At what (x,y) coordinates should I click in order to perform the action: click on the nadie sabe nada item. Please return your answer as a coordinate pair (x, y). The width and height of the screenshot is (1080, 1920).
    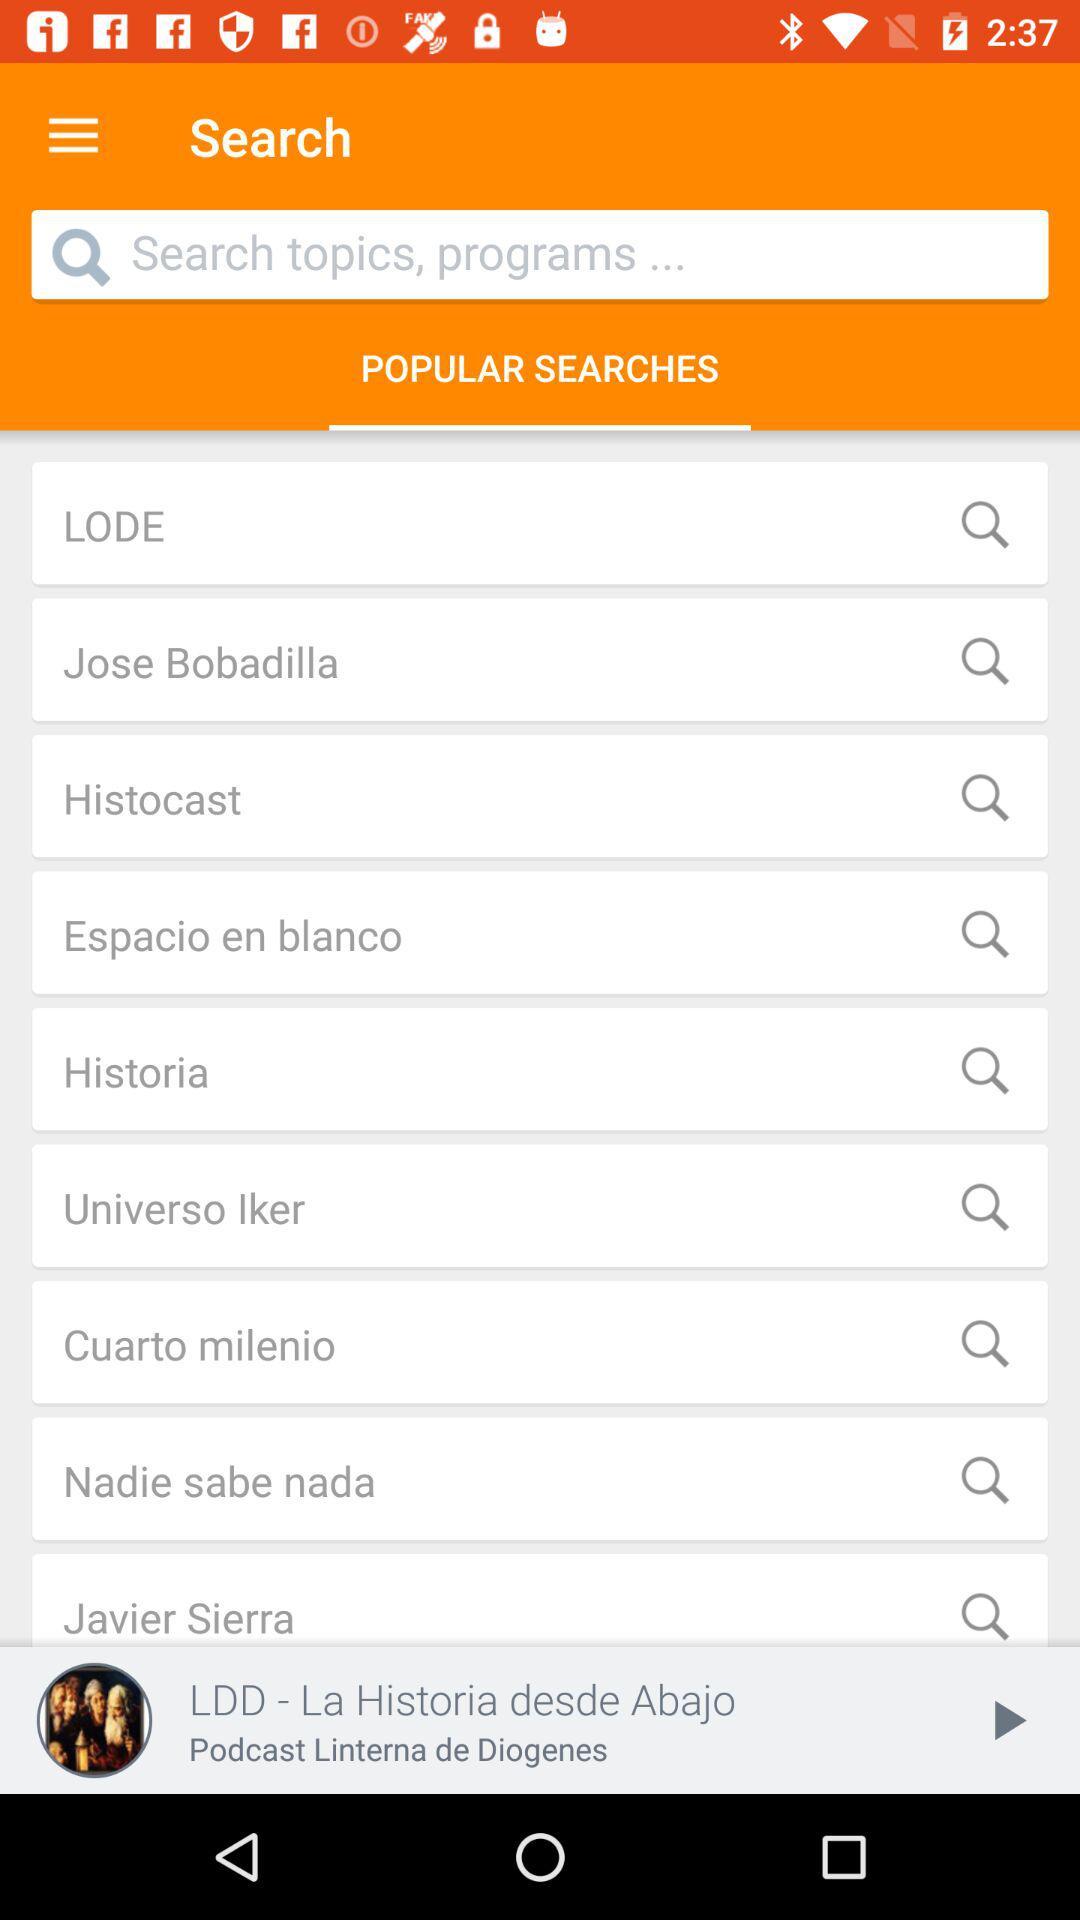
    Looking at the image, I should click on (540, 1480).